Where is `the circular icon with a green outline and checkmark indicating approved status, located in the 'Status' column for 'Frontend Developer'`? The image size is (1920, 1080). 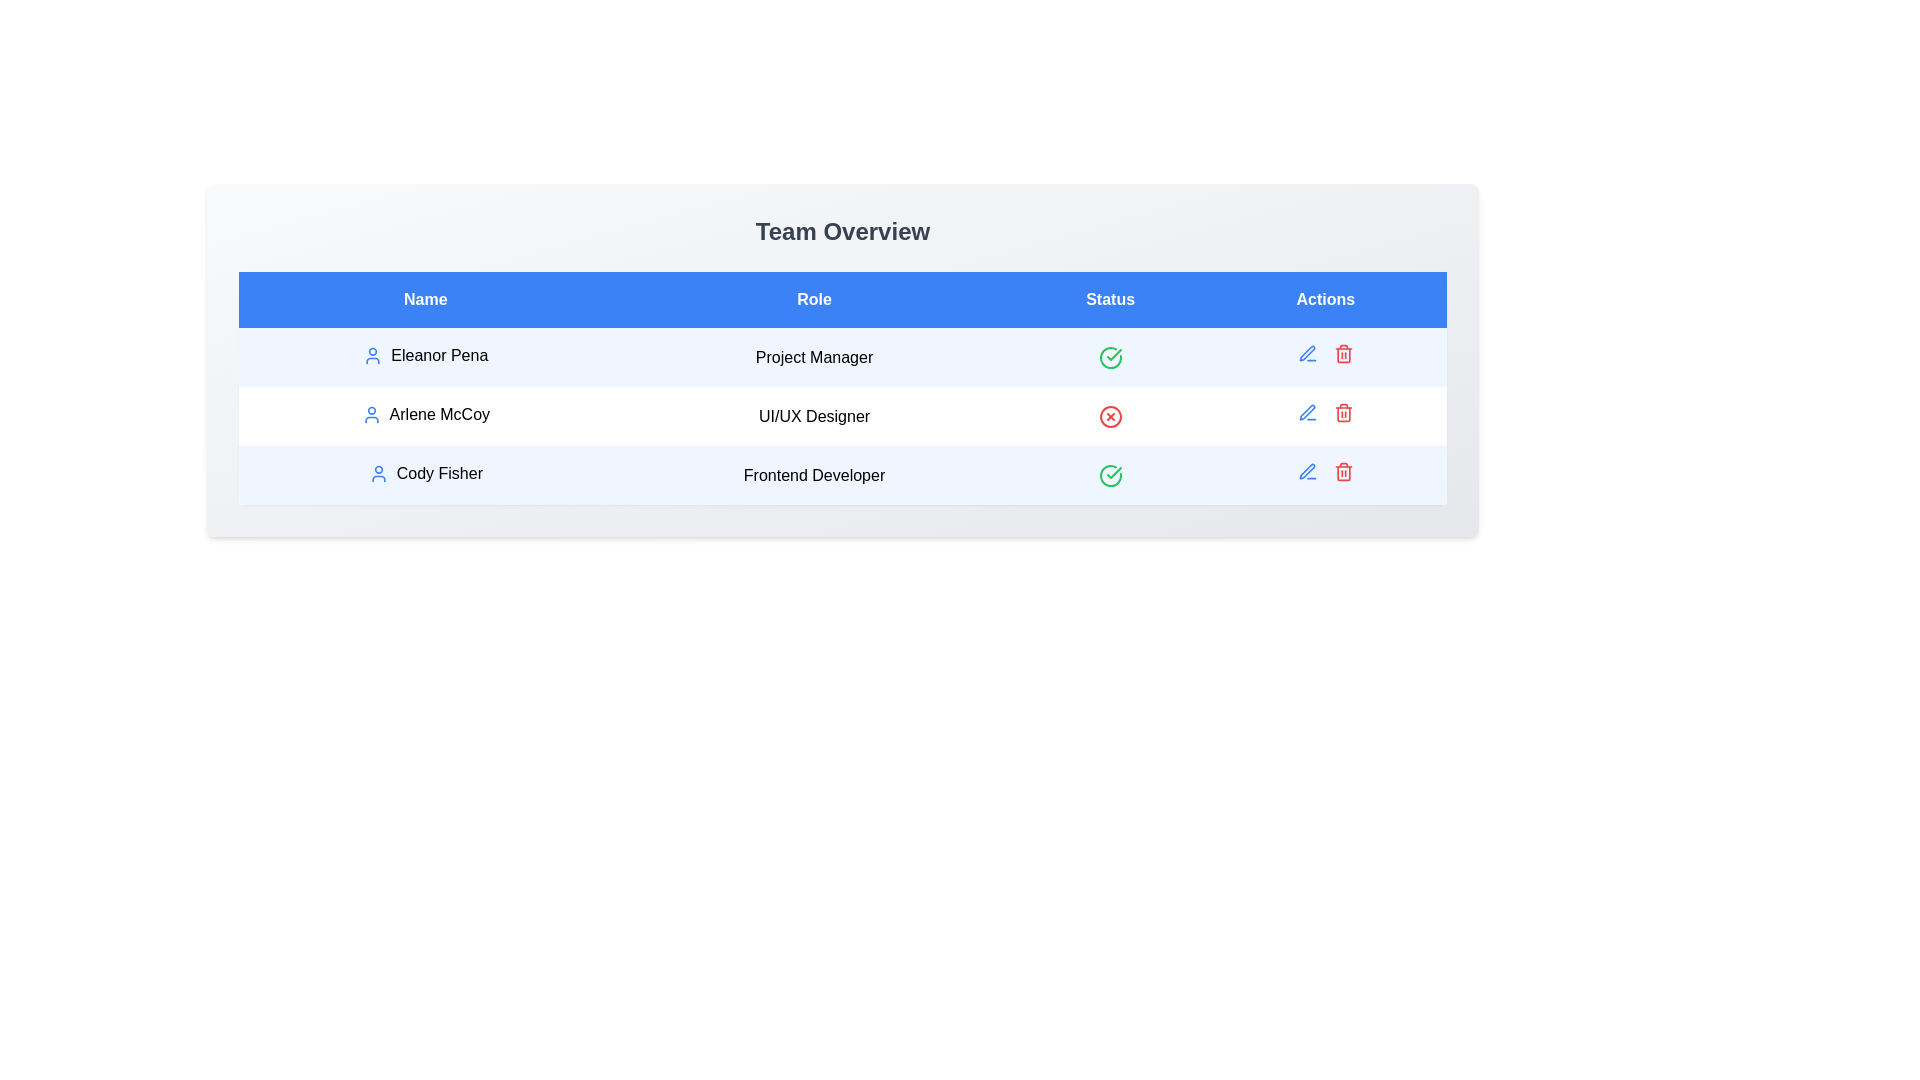
the circular icon with a green outline and checkmark indicating approved status, located in the 'Status' column for 'Frontend Developer' is located at coordinates (1109, 356).